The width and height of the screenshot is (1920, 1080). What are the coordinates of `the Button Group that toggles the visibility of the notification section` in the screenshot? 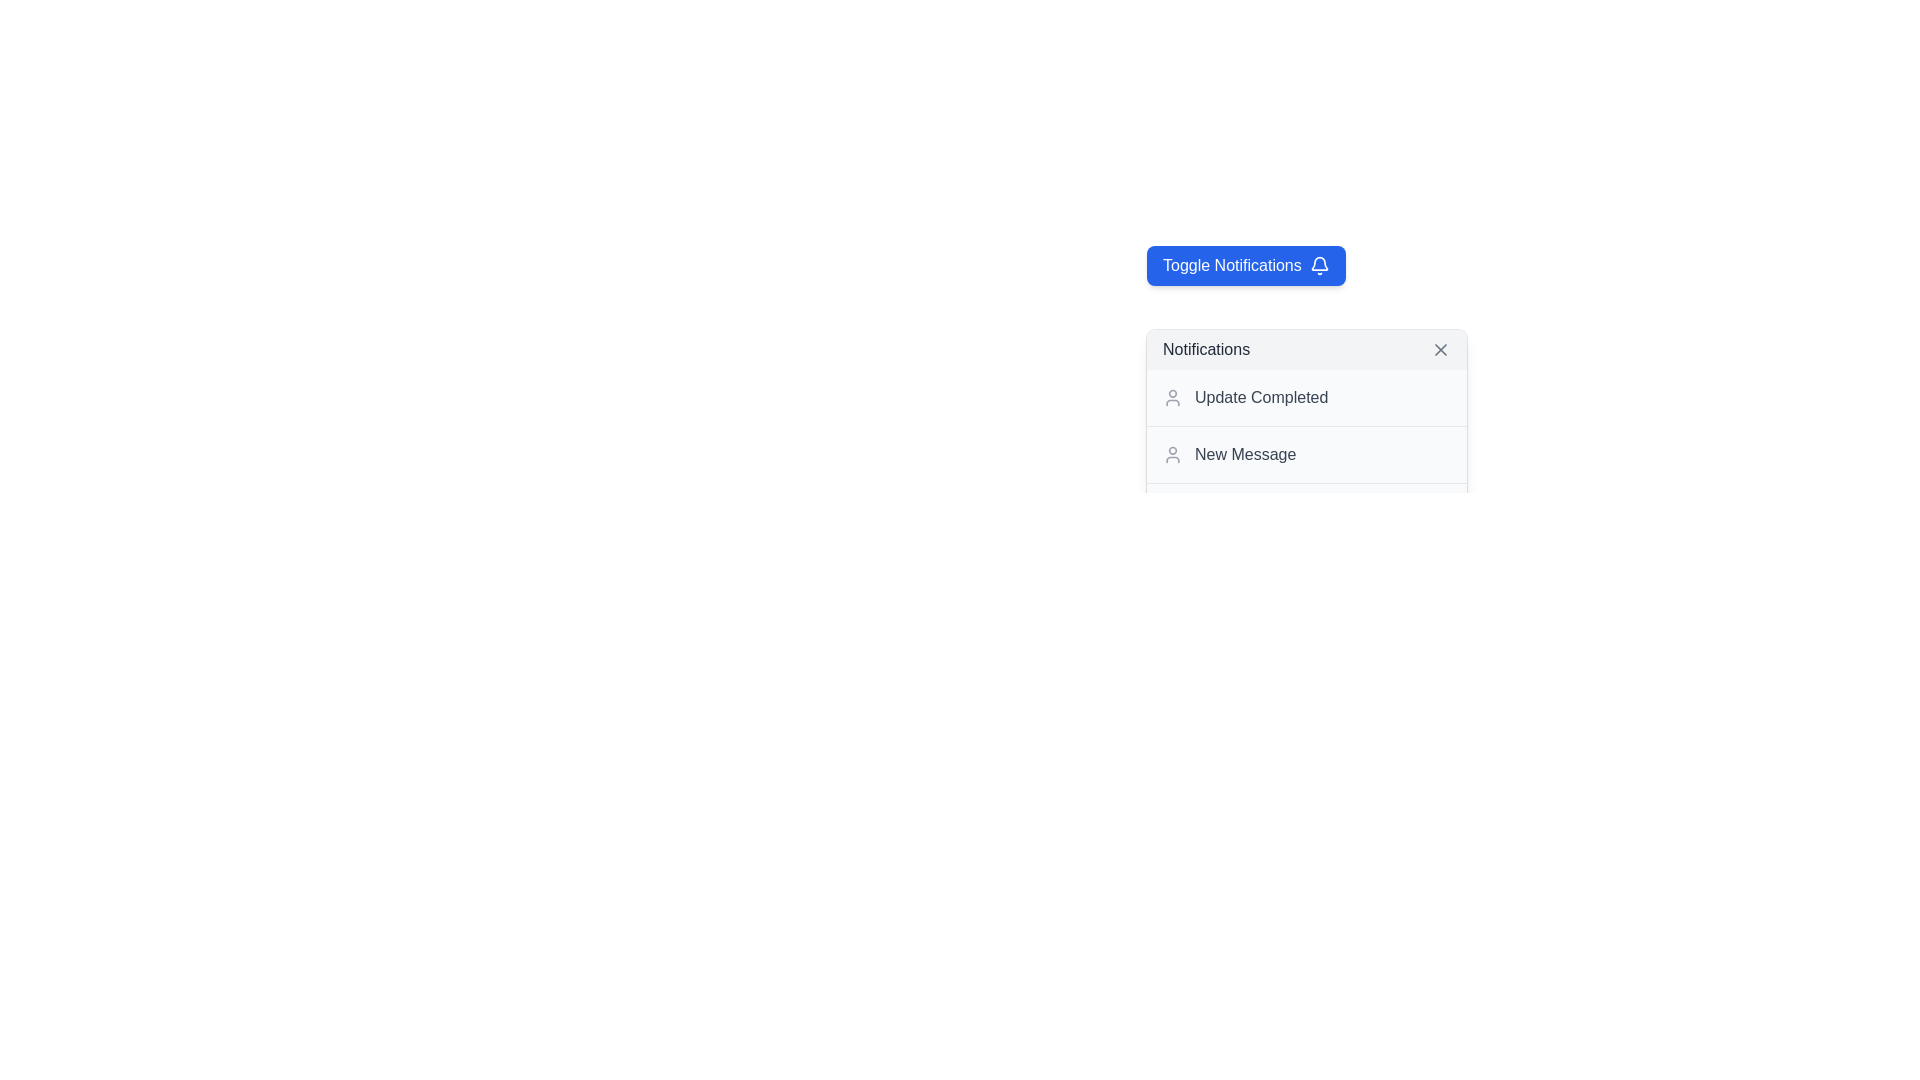 It's located at (1363, 265).